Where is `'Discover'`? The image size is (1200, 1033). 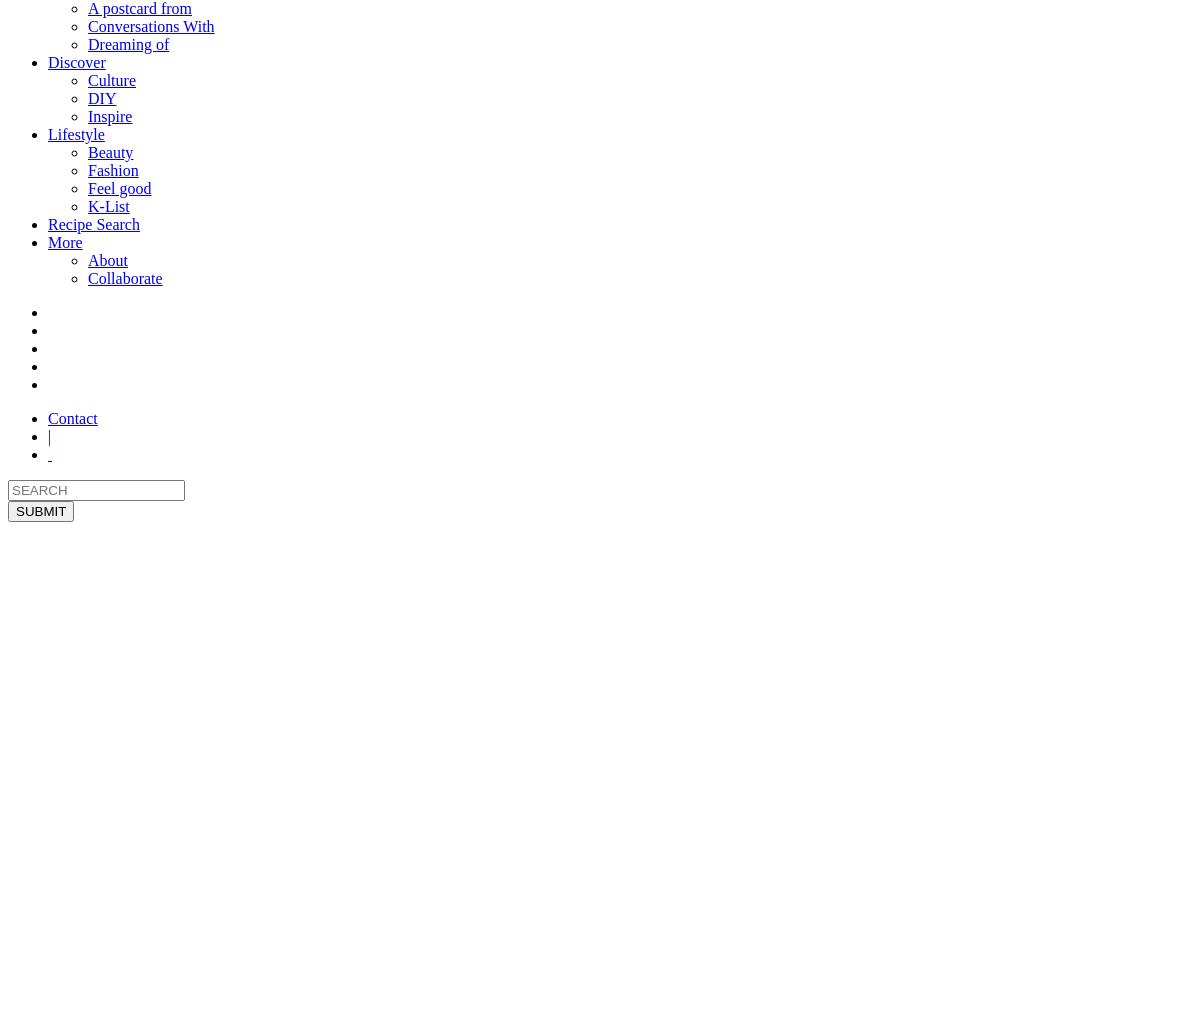
'Discover' is located at coordinates (76, 62).